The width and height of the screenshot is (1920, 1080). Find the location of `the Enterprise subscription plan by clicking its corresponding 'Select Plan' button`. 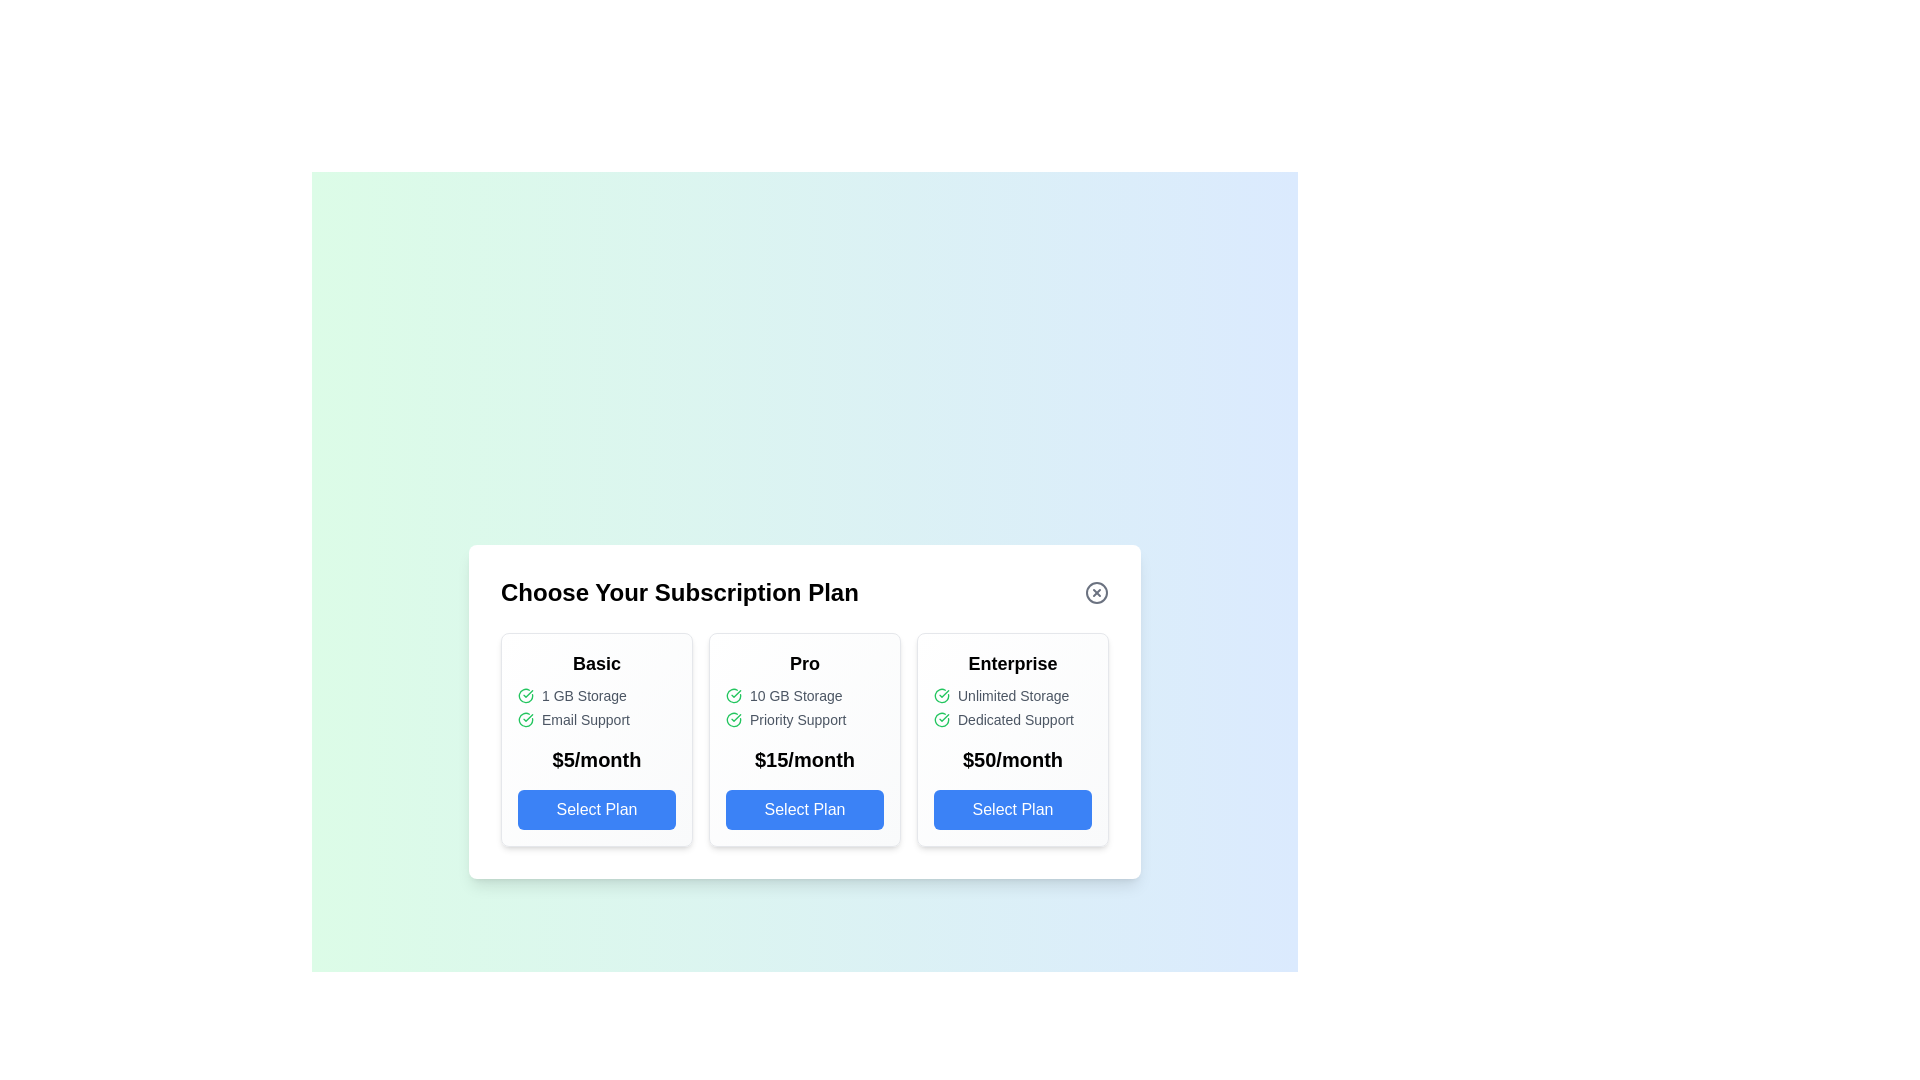

the Enterprise subscription plan by clicking its corresponding 'Select Plan' button is located at coordinates (1012, 810).